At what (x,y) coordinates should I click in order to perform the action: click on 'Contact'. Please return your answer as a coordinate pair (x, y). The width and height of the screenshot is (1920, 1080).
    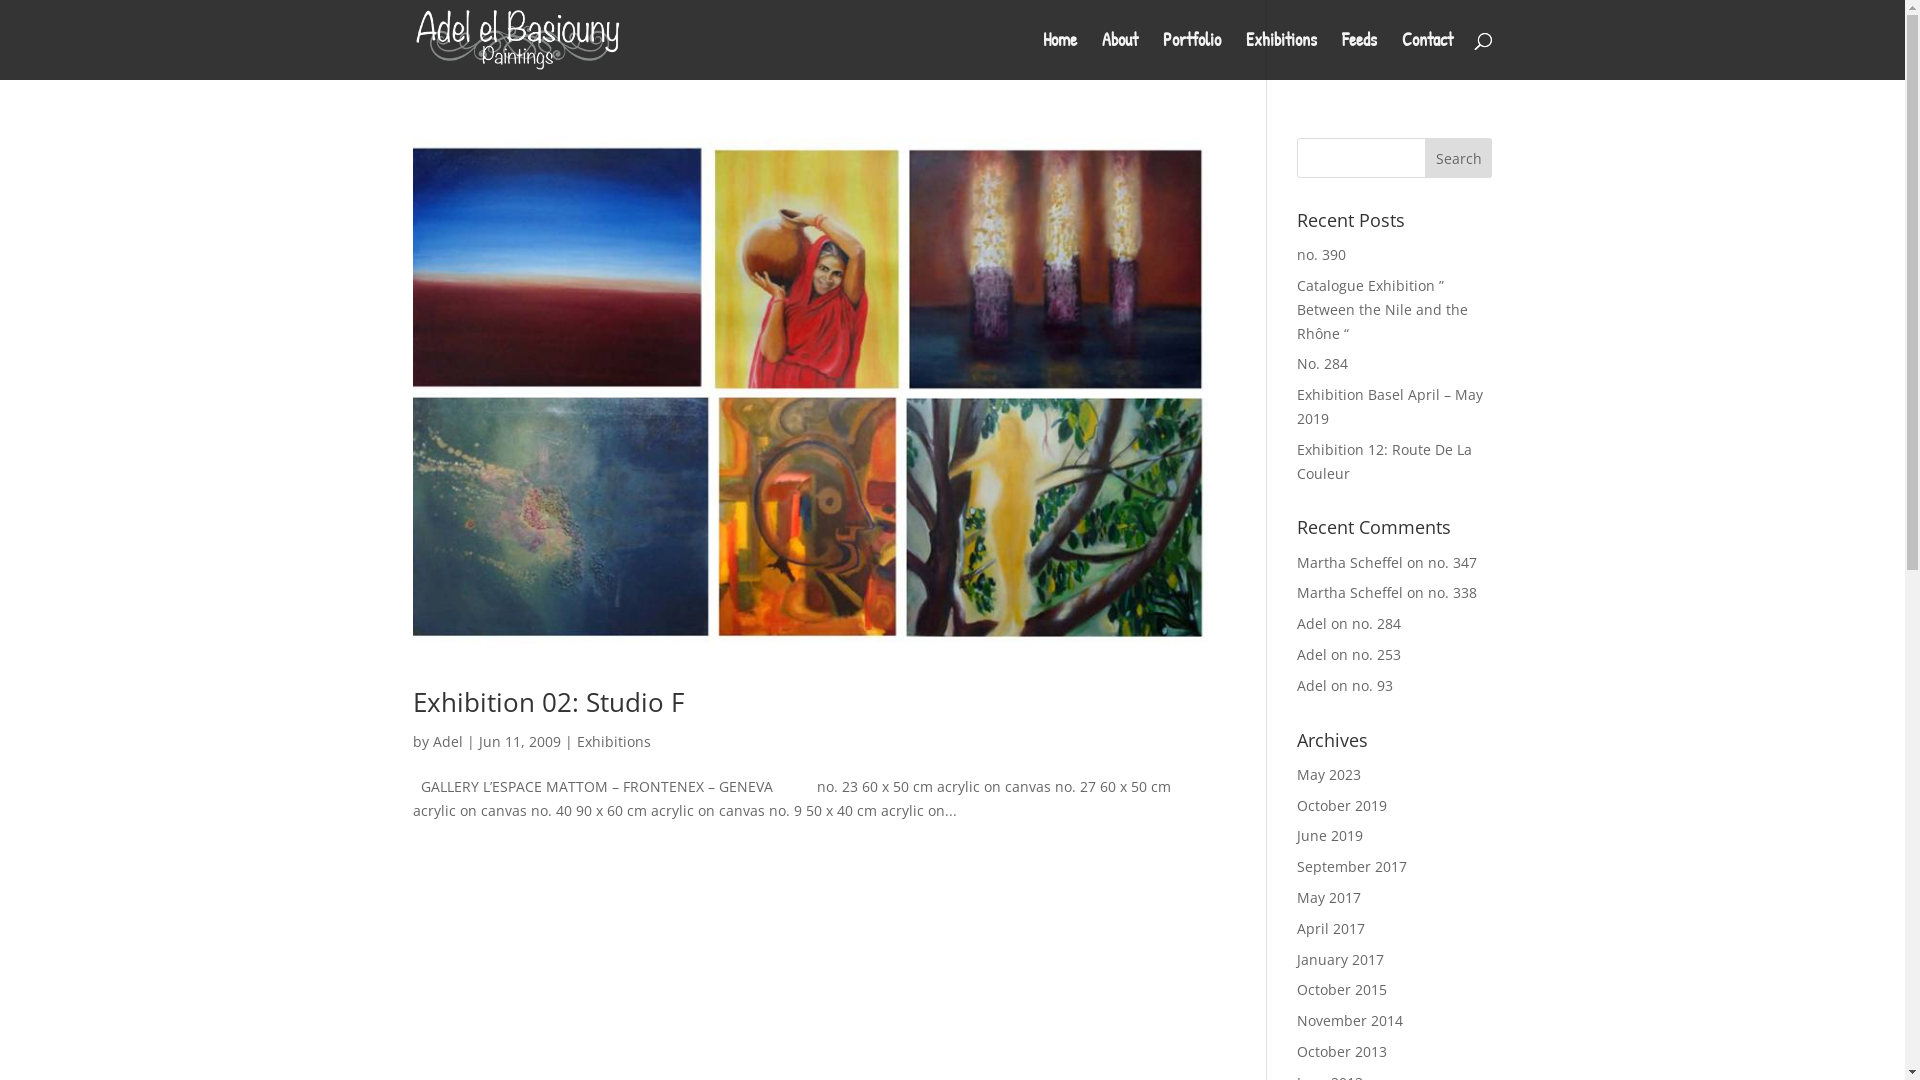
    Looking at the image, I should click on (1400, 55).